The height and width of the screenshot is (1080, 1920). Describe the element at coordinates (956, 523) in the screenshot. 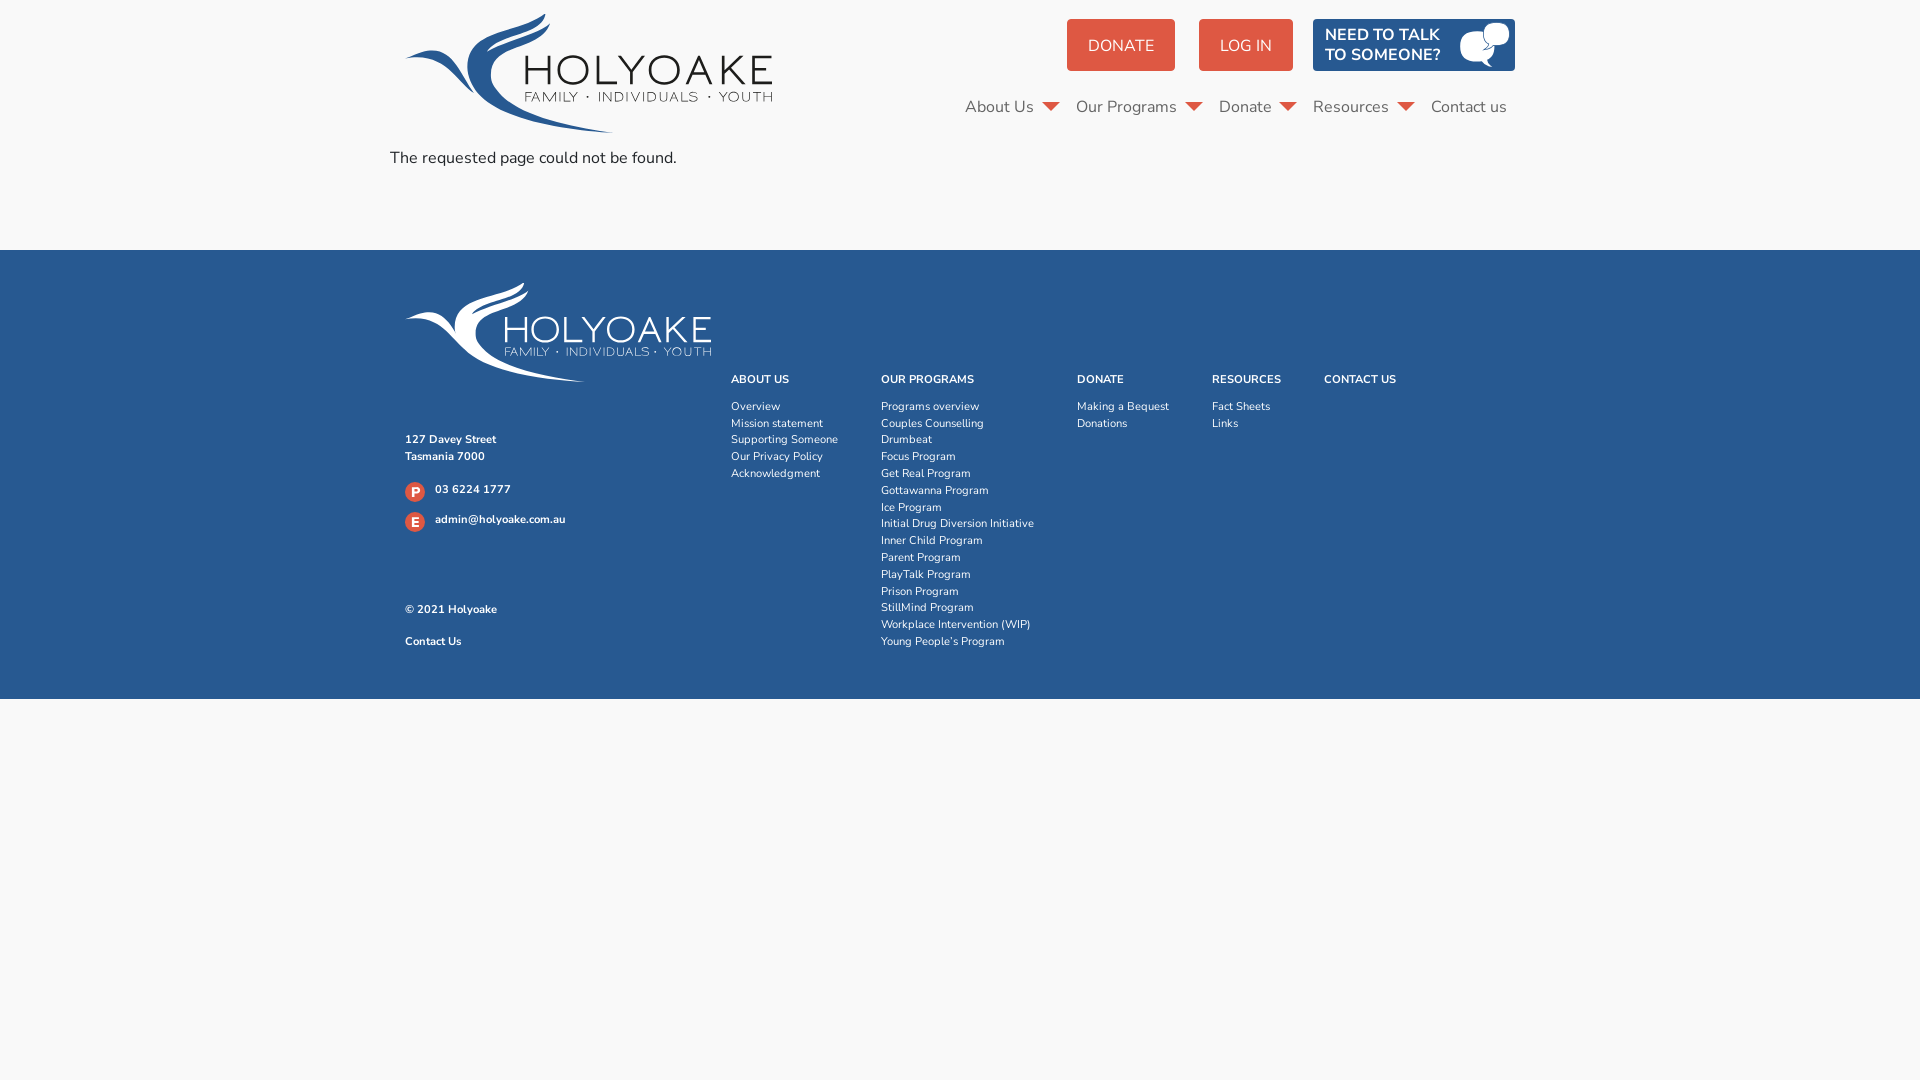

I see `'Initial Drug Diversion Initiative'` at that location.